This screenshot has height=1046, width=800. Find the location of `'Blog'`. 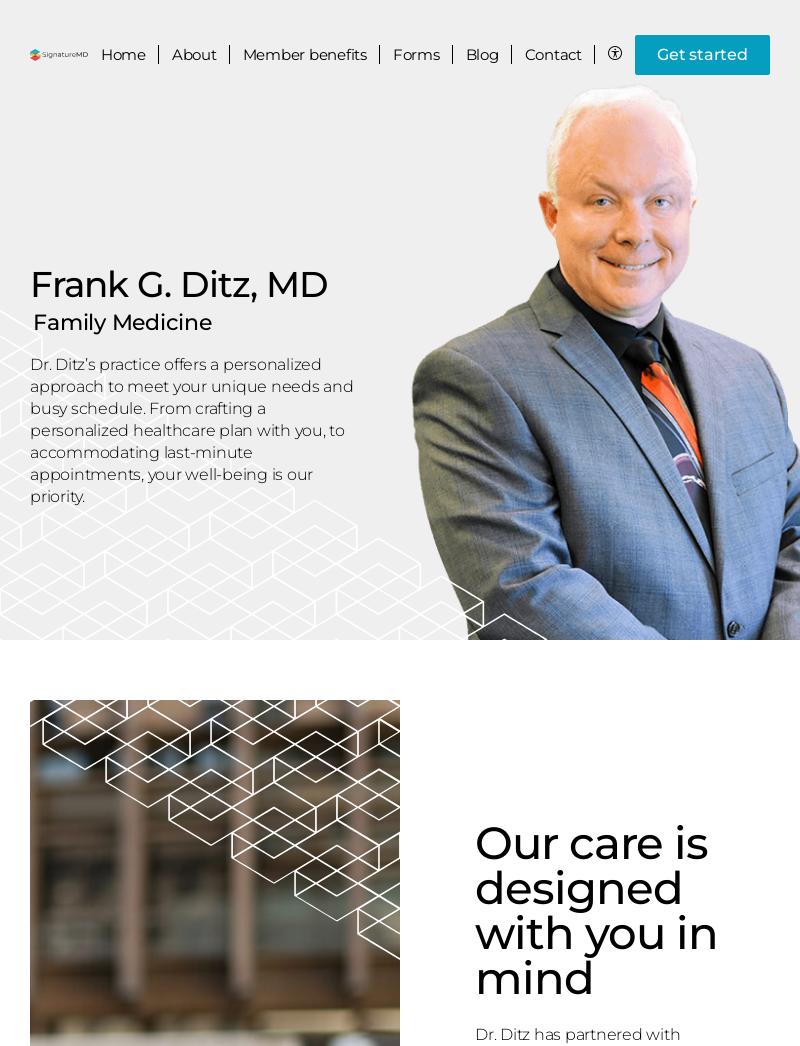

'Blog' is located at coordinates (481, 54).